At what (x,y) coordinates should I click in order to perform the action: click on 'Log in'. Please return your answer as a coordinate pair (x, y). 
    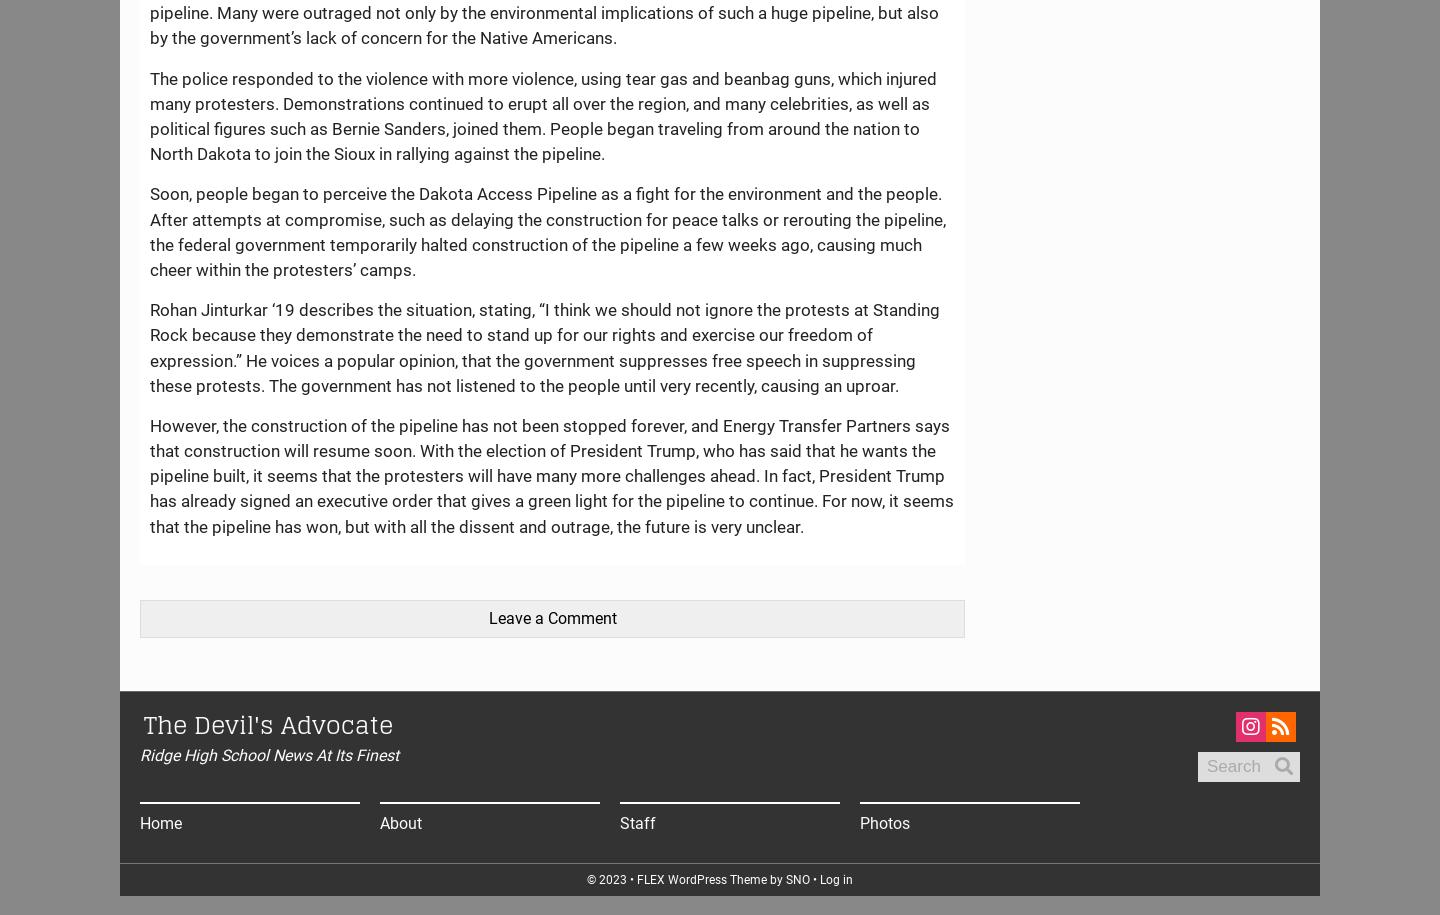
    Looking at the image, I should click on (819, 878).